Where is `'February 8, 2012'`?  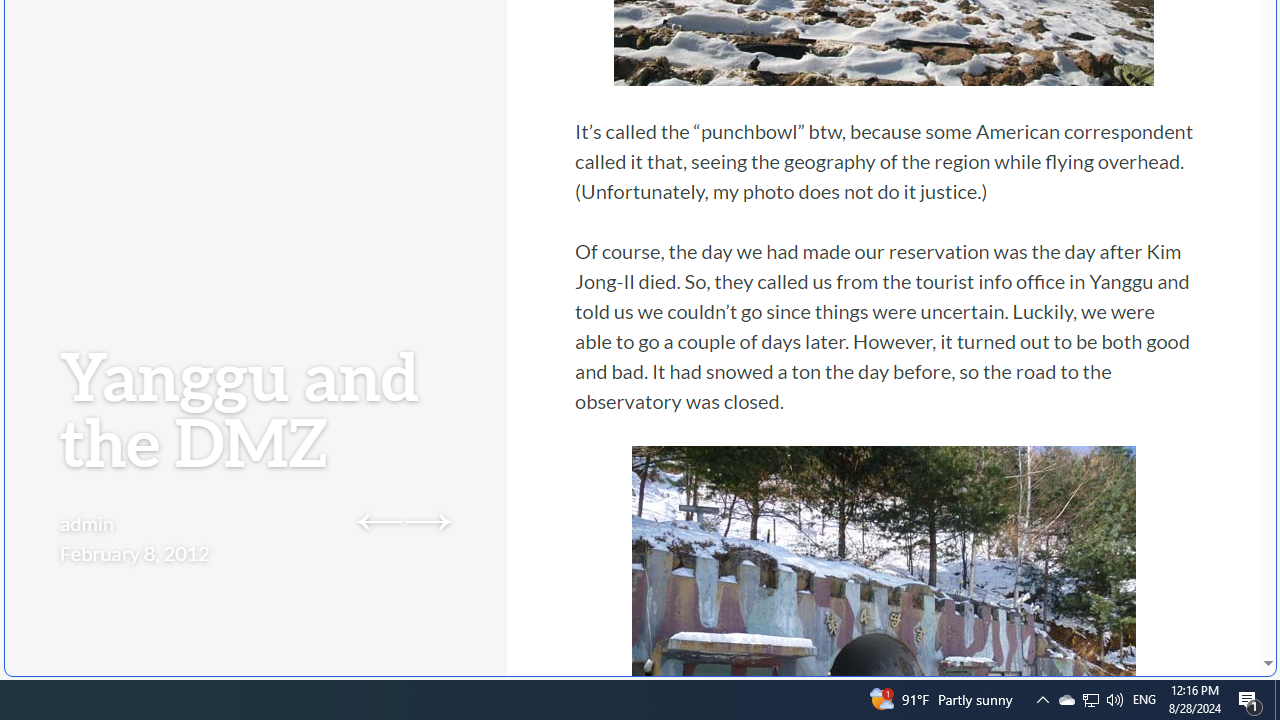
'February 8, 2012' is located at coordinates (134, 552).